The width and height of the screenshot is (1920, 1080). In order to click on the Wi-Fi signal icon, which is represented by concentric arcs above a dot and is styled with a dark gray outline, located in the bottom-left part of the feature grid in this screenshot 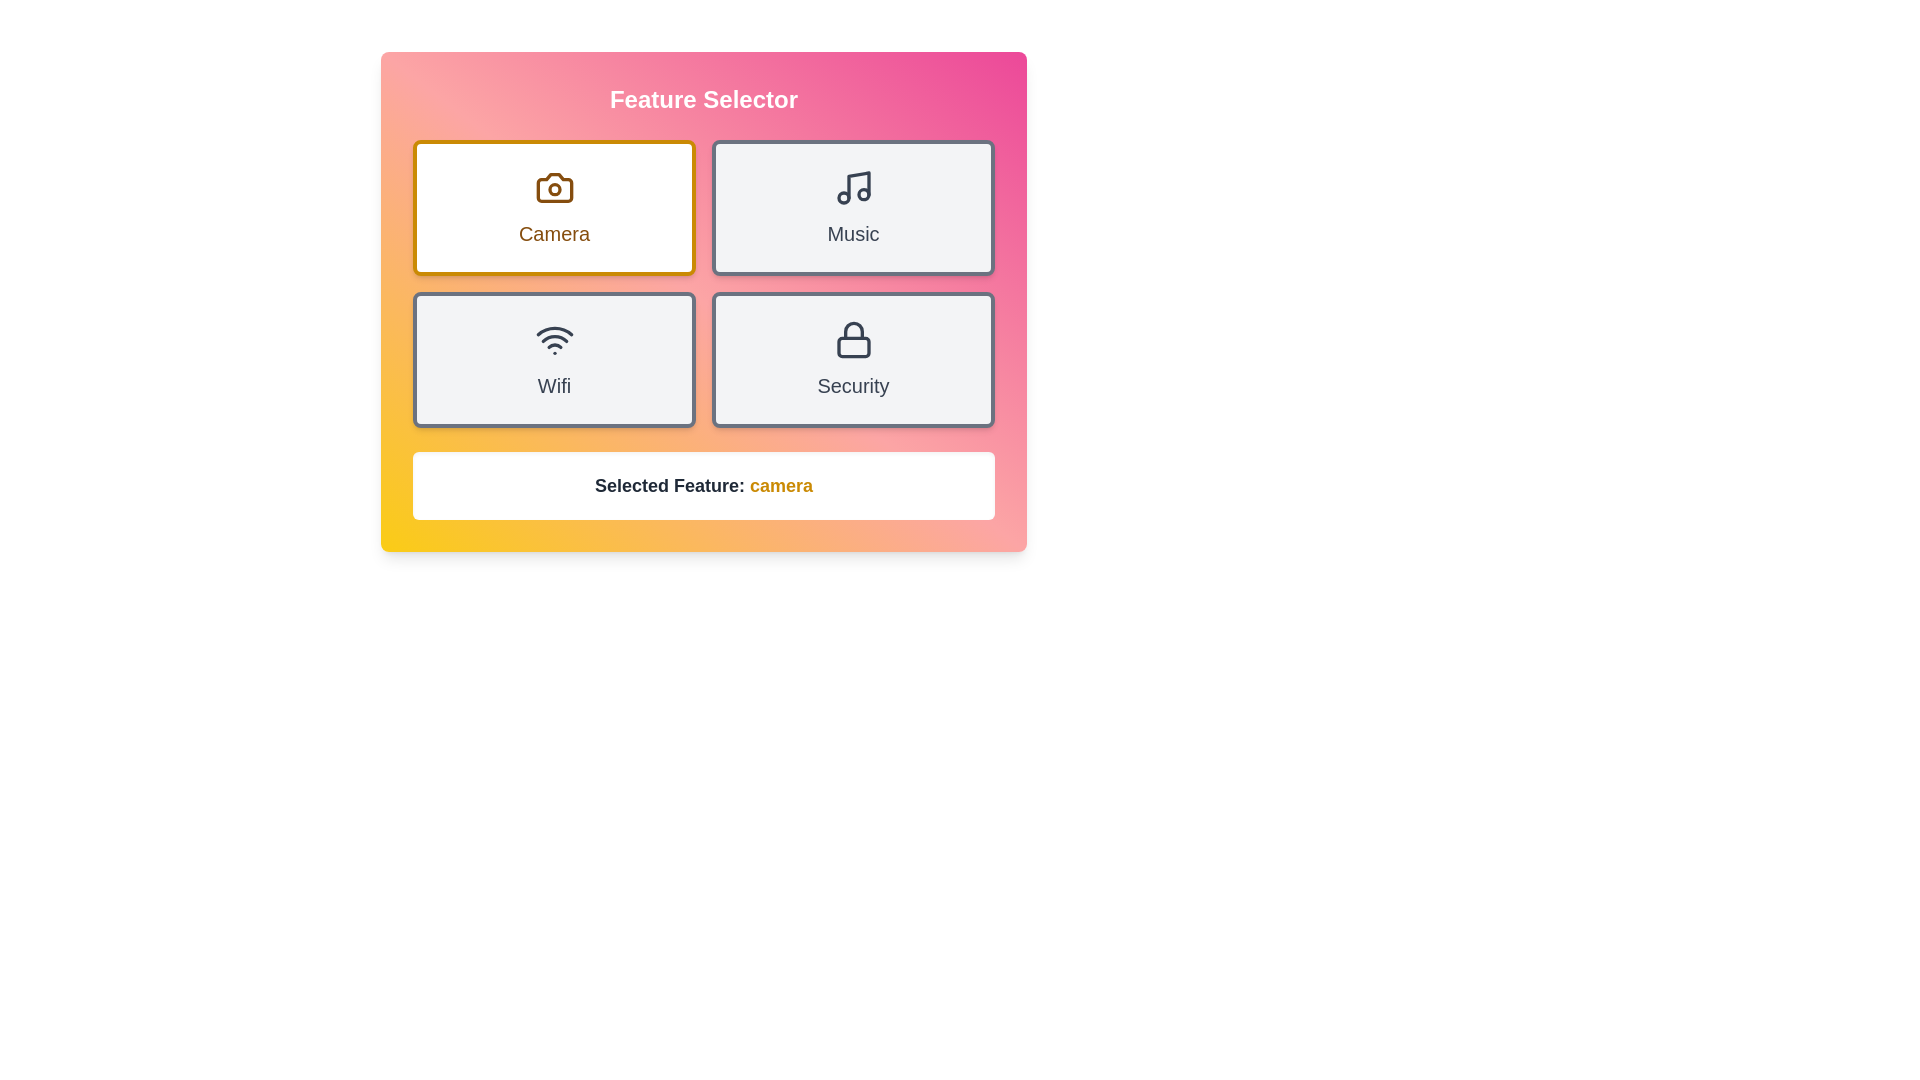, I will do `click(554, 338)`.